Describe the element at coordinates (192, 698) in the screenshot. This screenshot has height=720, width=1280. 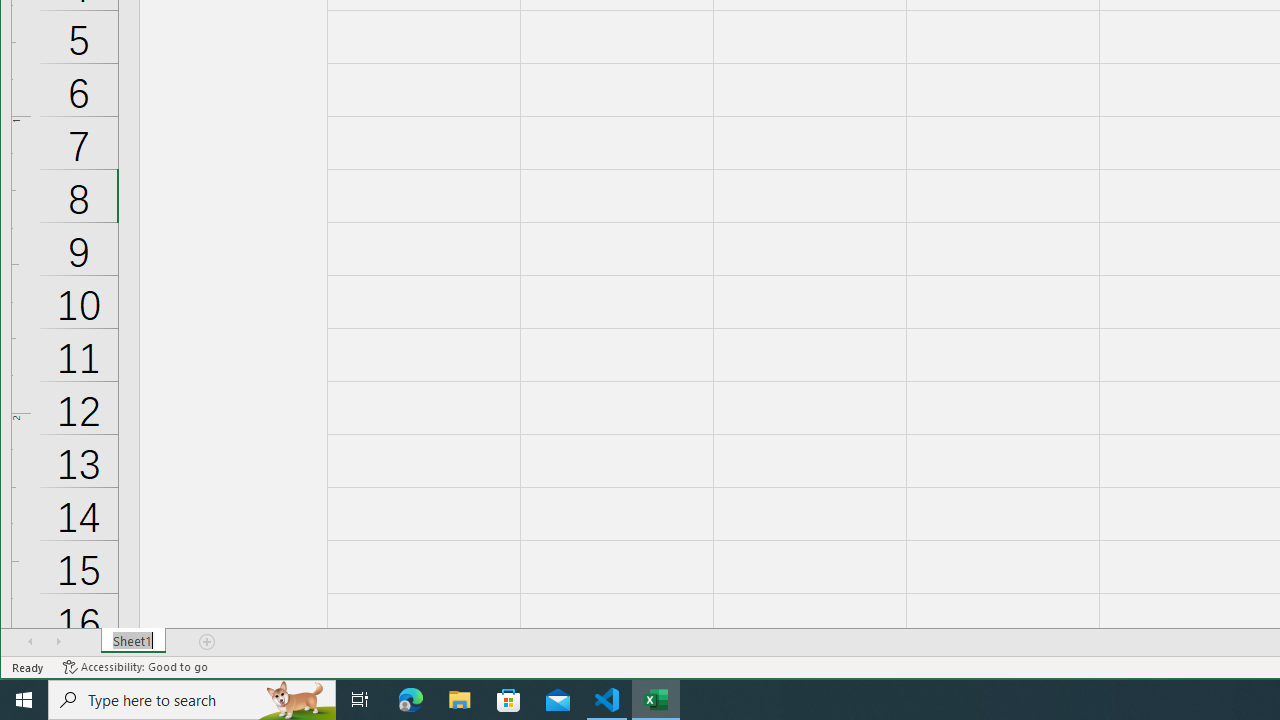
I see `'Type here to search'` at that location.